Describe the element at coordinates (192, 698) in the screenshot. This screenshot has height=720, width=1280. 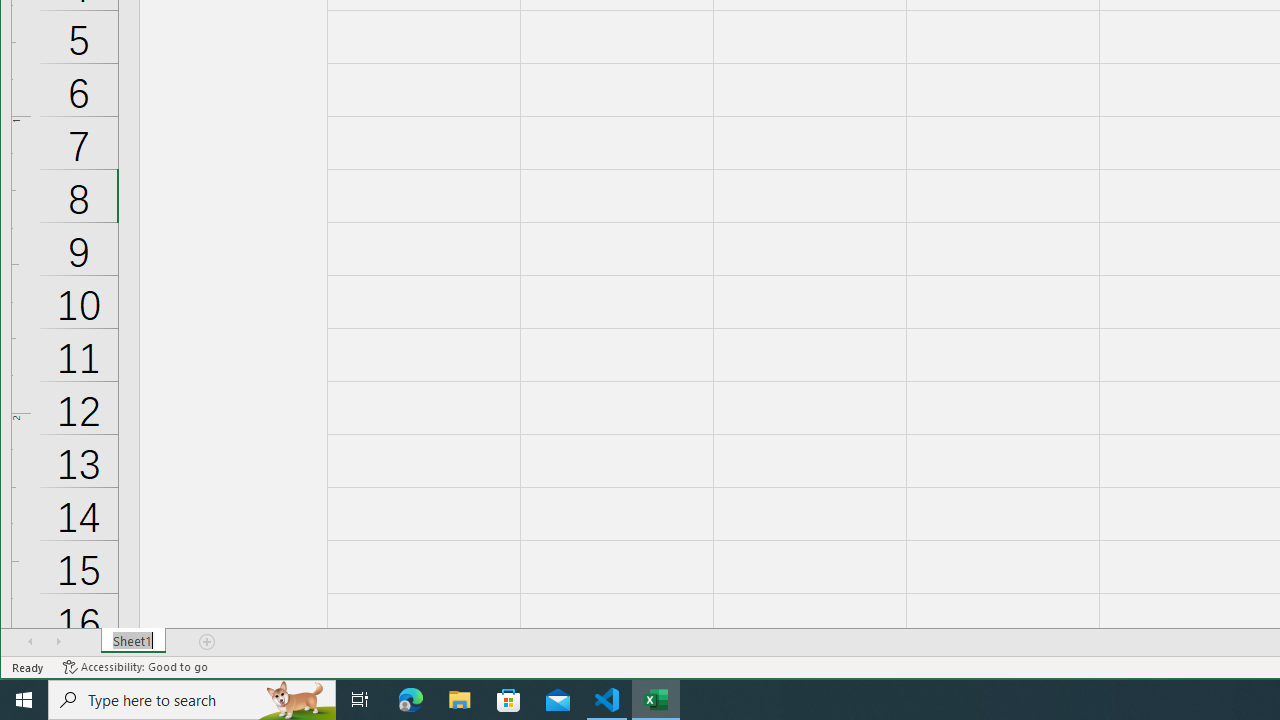
I see `'Type here to search'` at that location.